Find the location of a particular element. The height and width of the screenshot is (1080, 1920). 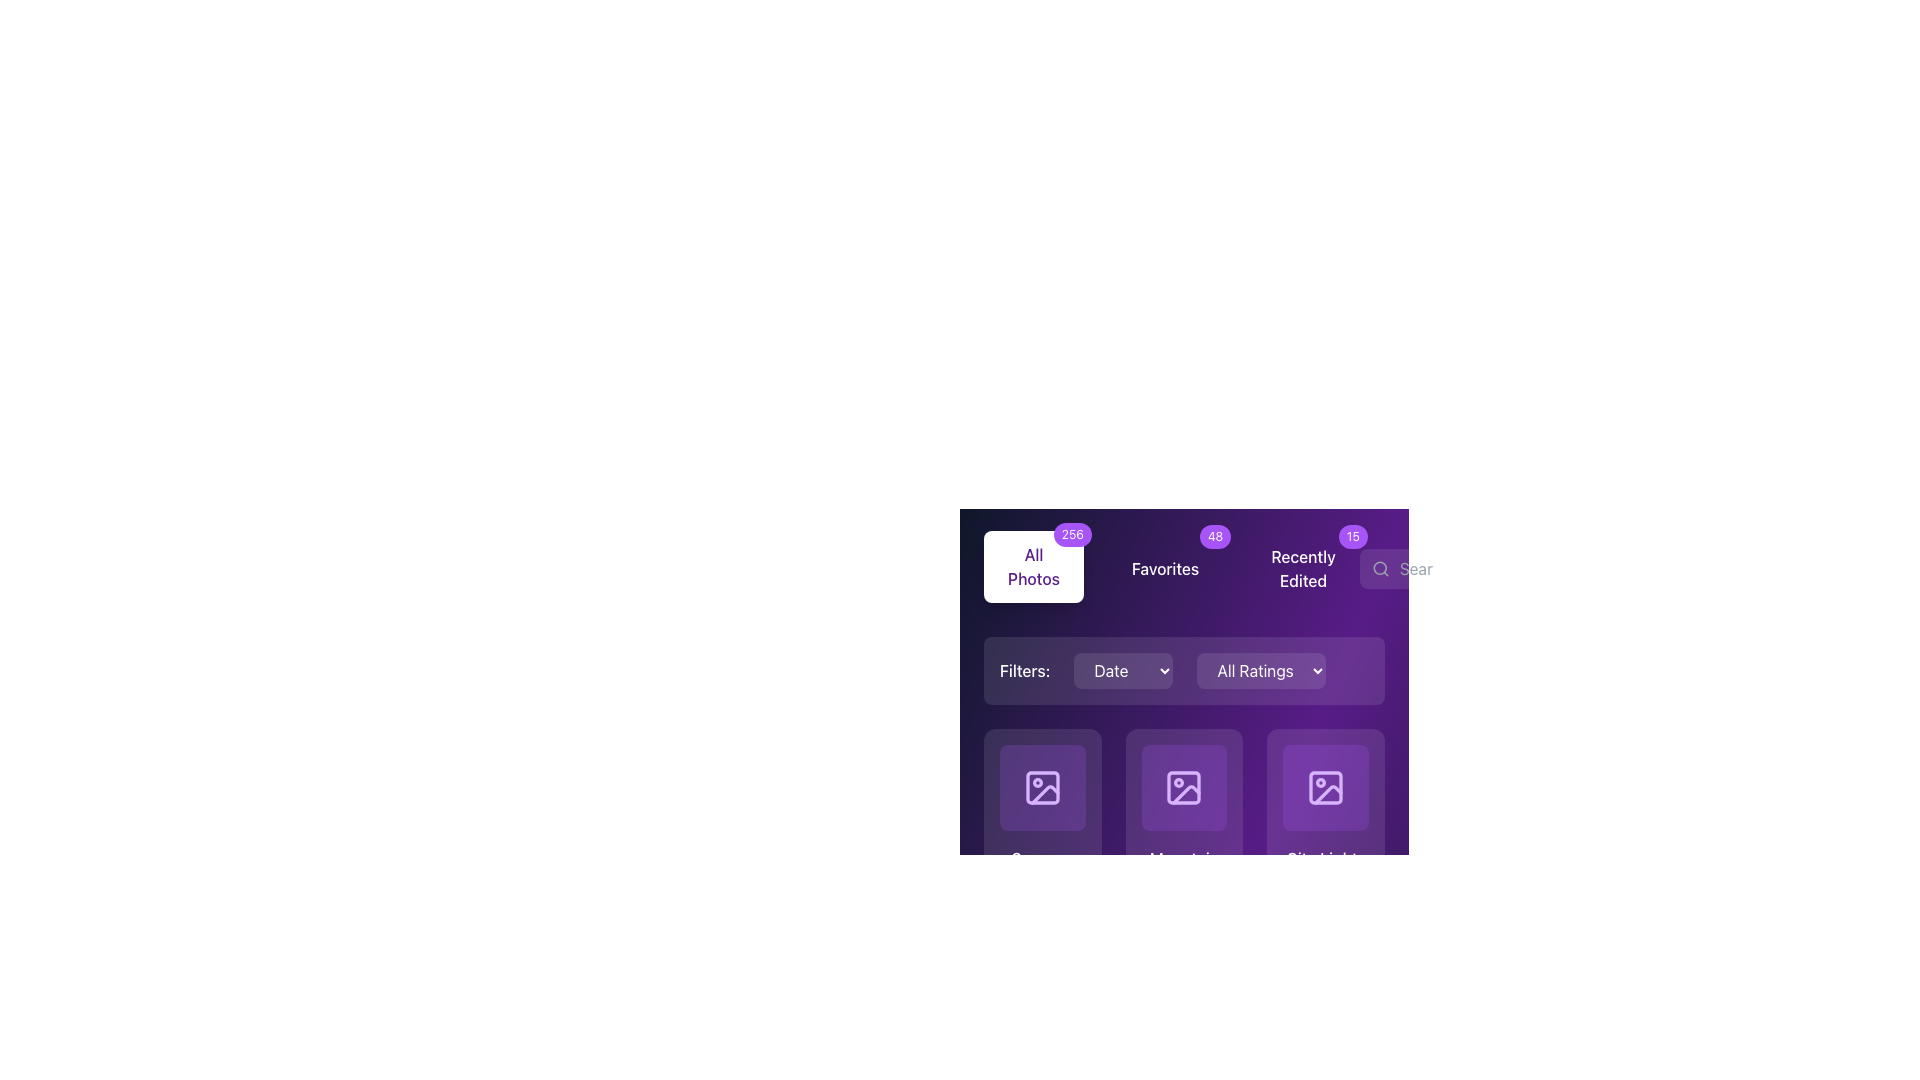

the first dropdown menu of the filtering mechanism located centrally below the tabs for 'All Photos', 'Favorites', and 'Recently Edited', then click on the second dropdown is located at coordinates (1184, 671).